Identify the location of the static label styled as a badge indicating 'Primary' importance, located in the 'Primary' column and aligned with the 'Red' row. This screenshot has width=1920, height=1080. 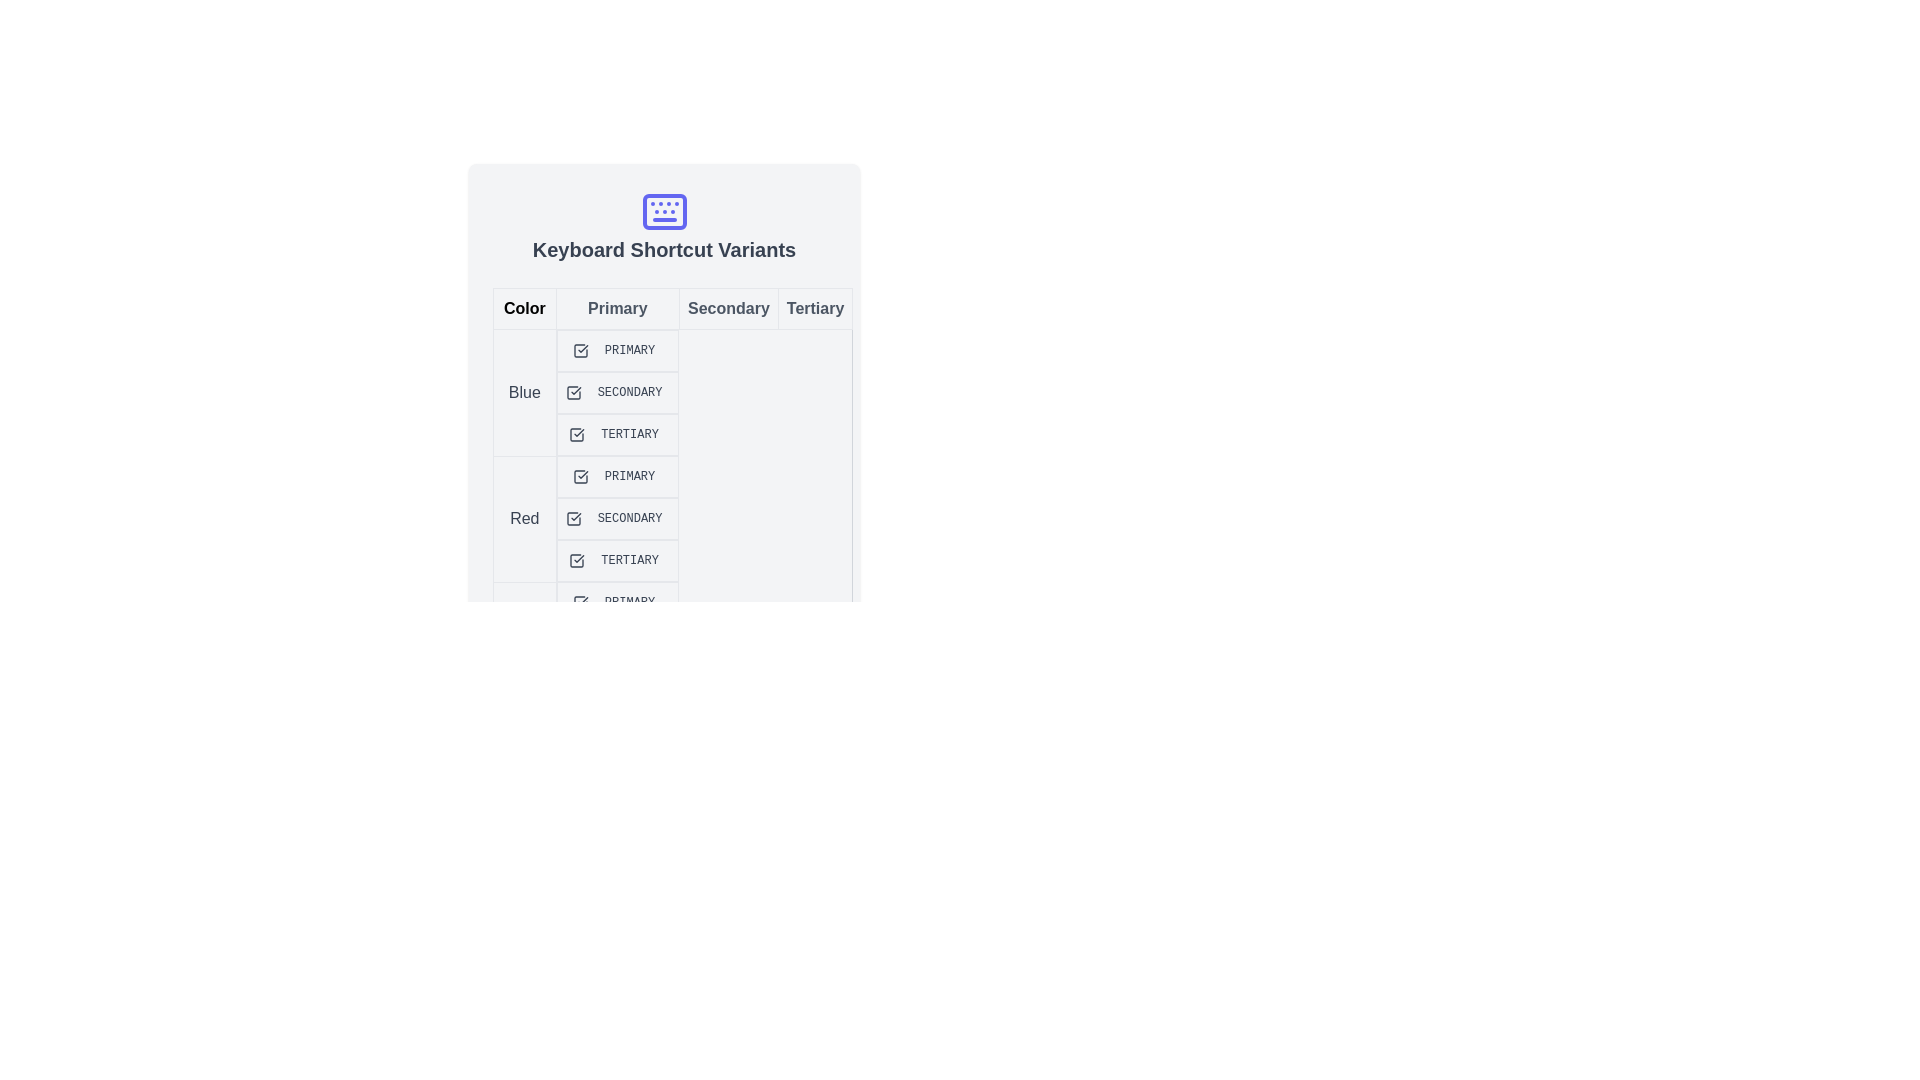
(629, 477).